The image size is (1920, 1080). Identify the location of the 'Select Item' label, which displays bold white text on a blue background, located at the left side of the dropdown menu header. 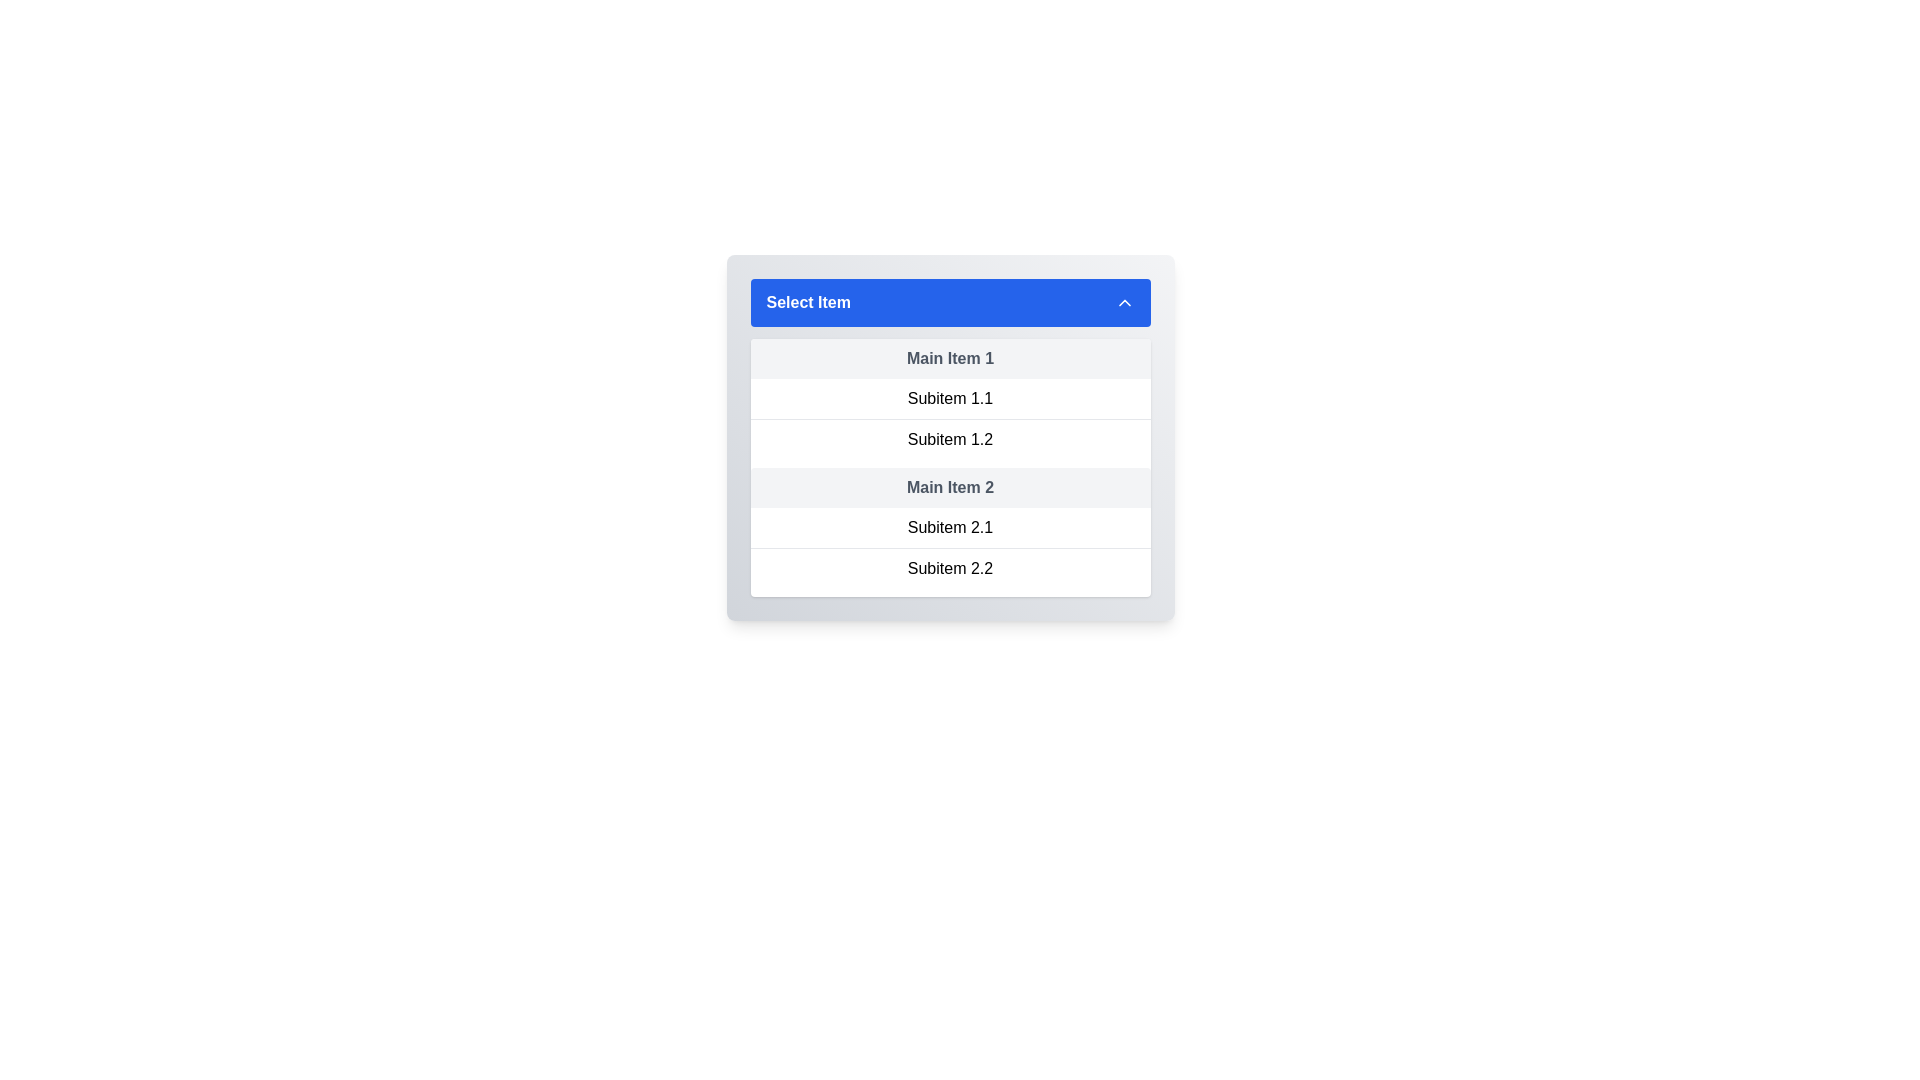
(808, 303).